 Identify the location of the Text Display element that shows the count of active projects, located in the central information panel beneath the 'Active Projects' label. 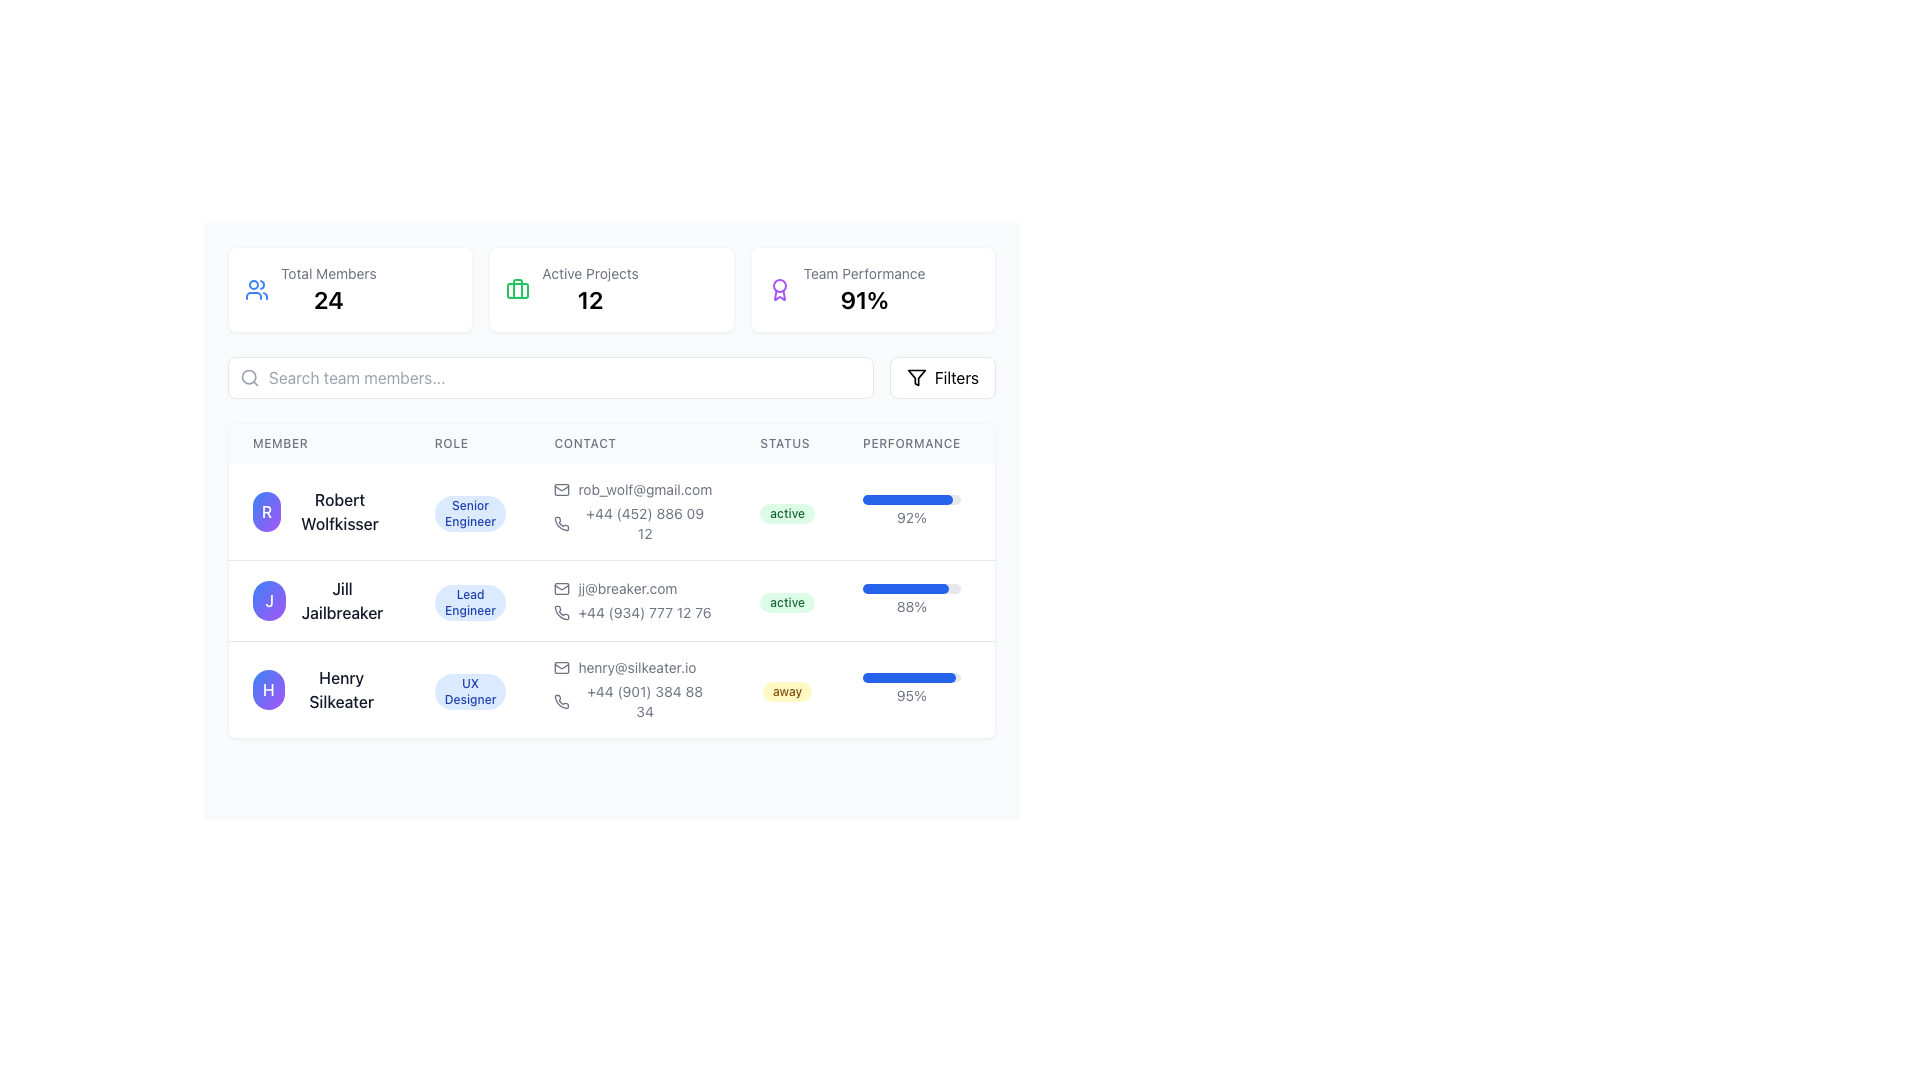
(589, 300).